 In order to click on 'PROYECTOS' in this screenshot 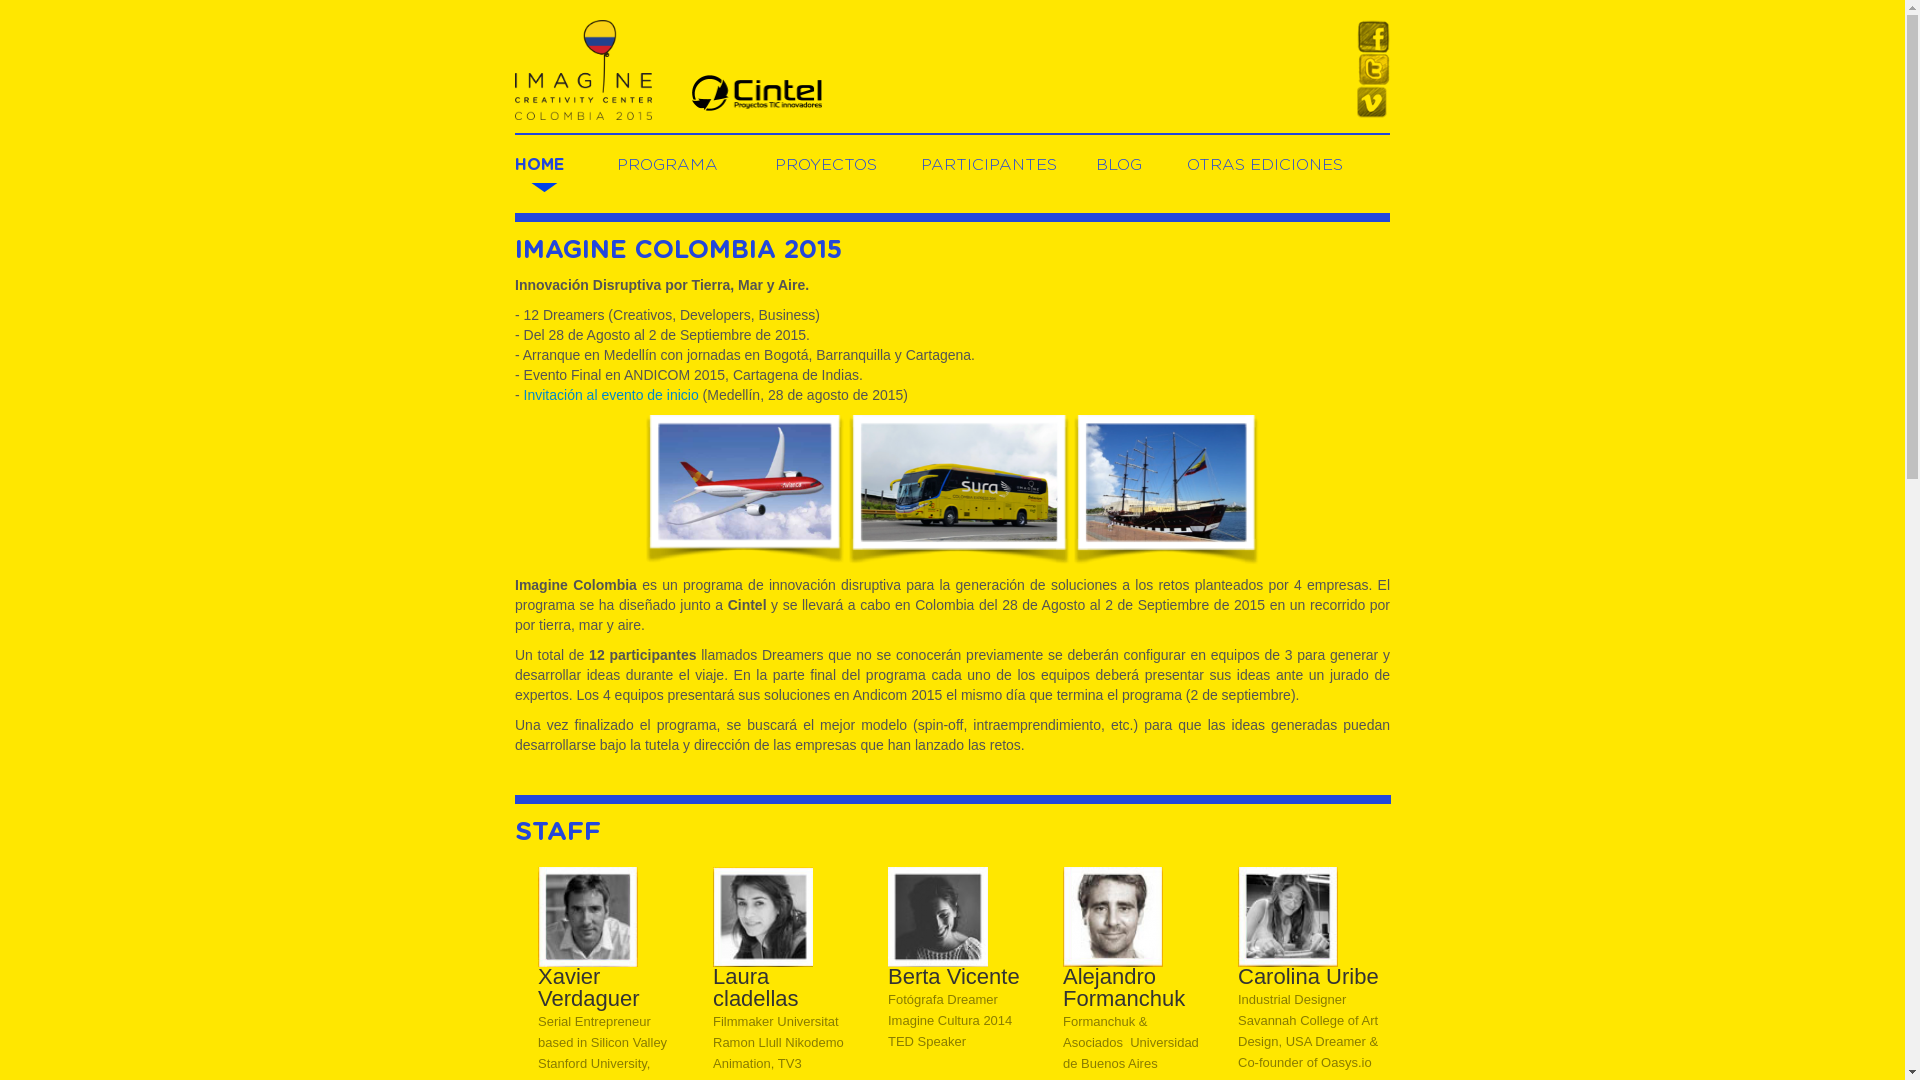, I will do `click(825, 164)`.